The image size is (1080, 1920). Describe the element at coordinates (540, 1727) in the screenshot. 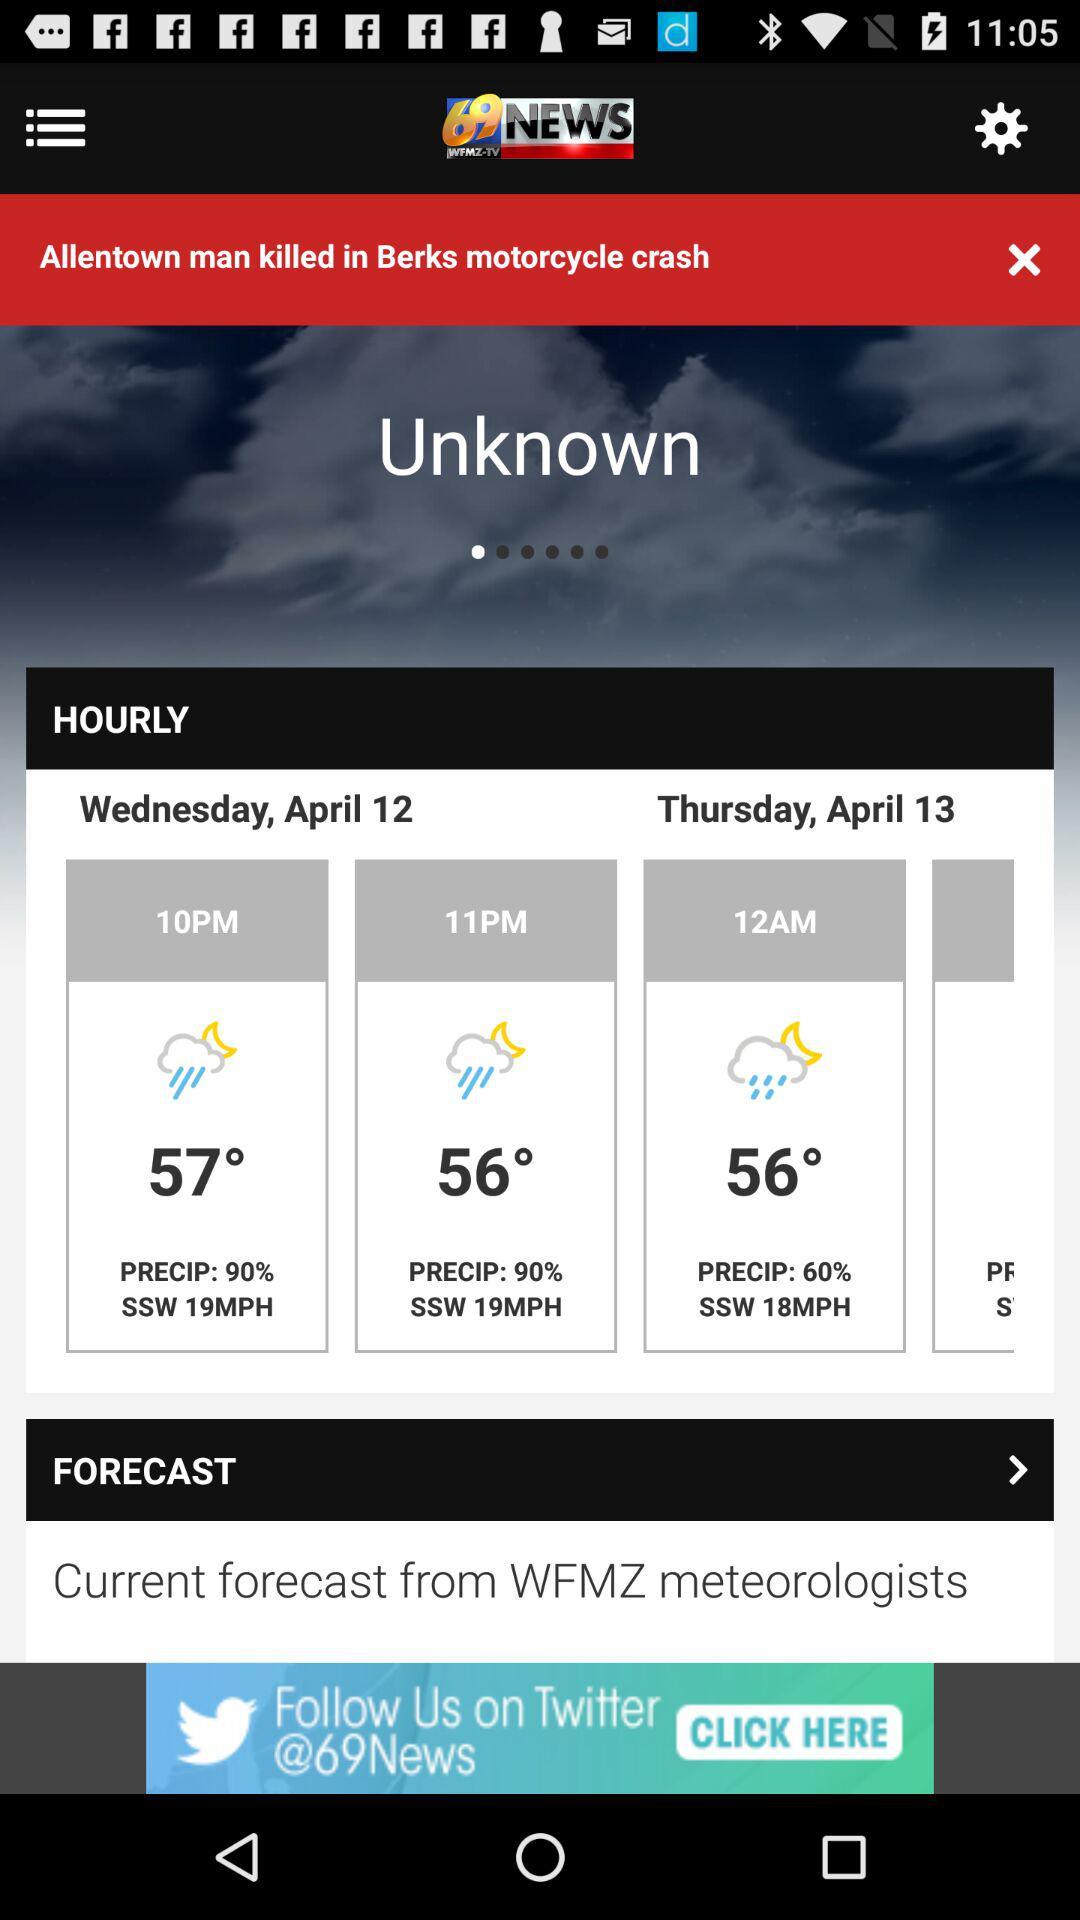

I see `advertising site` at that location.